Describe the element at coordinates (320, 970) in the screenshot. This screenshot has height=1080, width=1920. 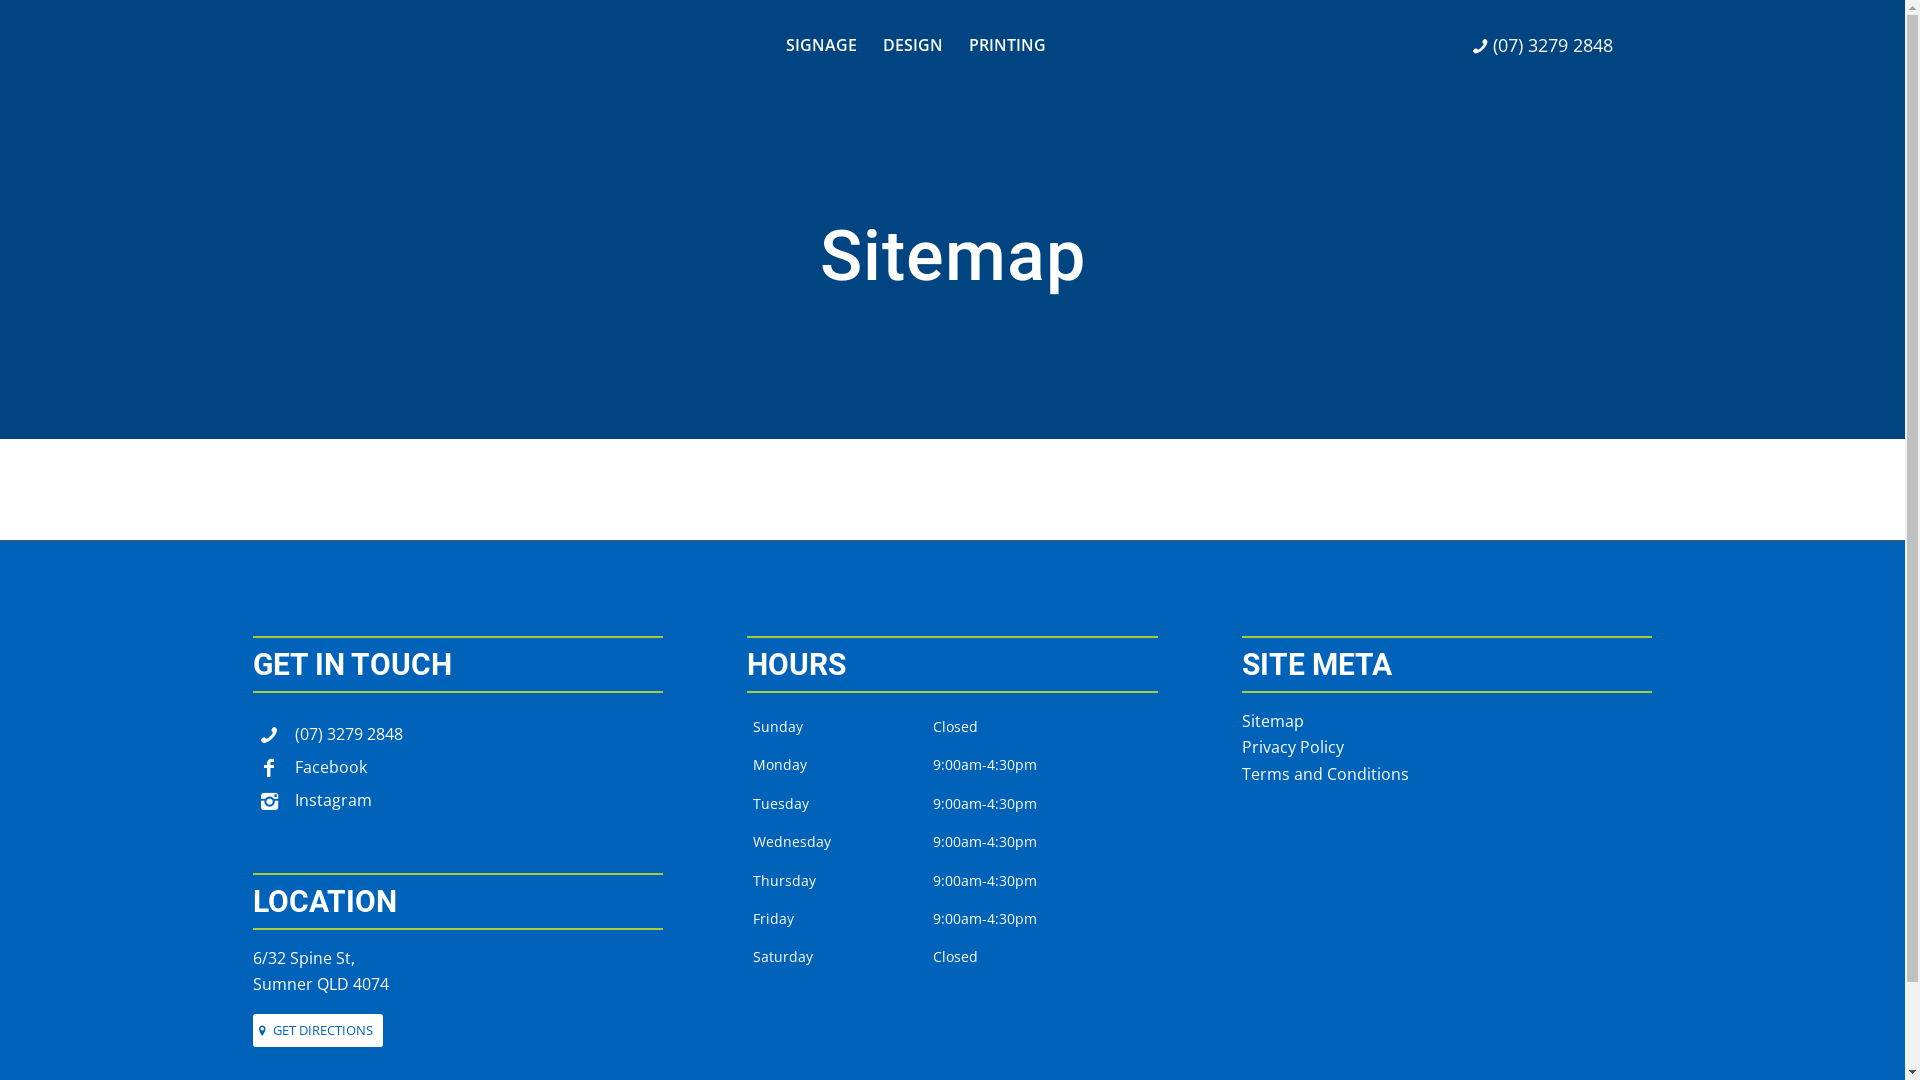
I see `'6/32 Spine St,` at that location.